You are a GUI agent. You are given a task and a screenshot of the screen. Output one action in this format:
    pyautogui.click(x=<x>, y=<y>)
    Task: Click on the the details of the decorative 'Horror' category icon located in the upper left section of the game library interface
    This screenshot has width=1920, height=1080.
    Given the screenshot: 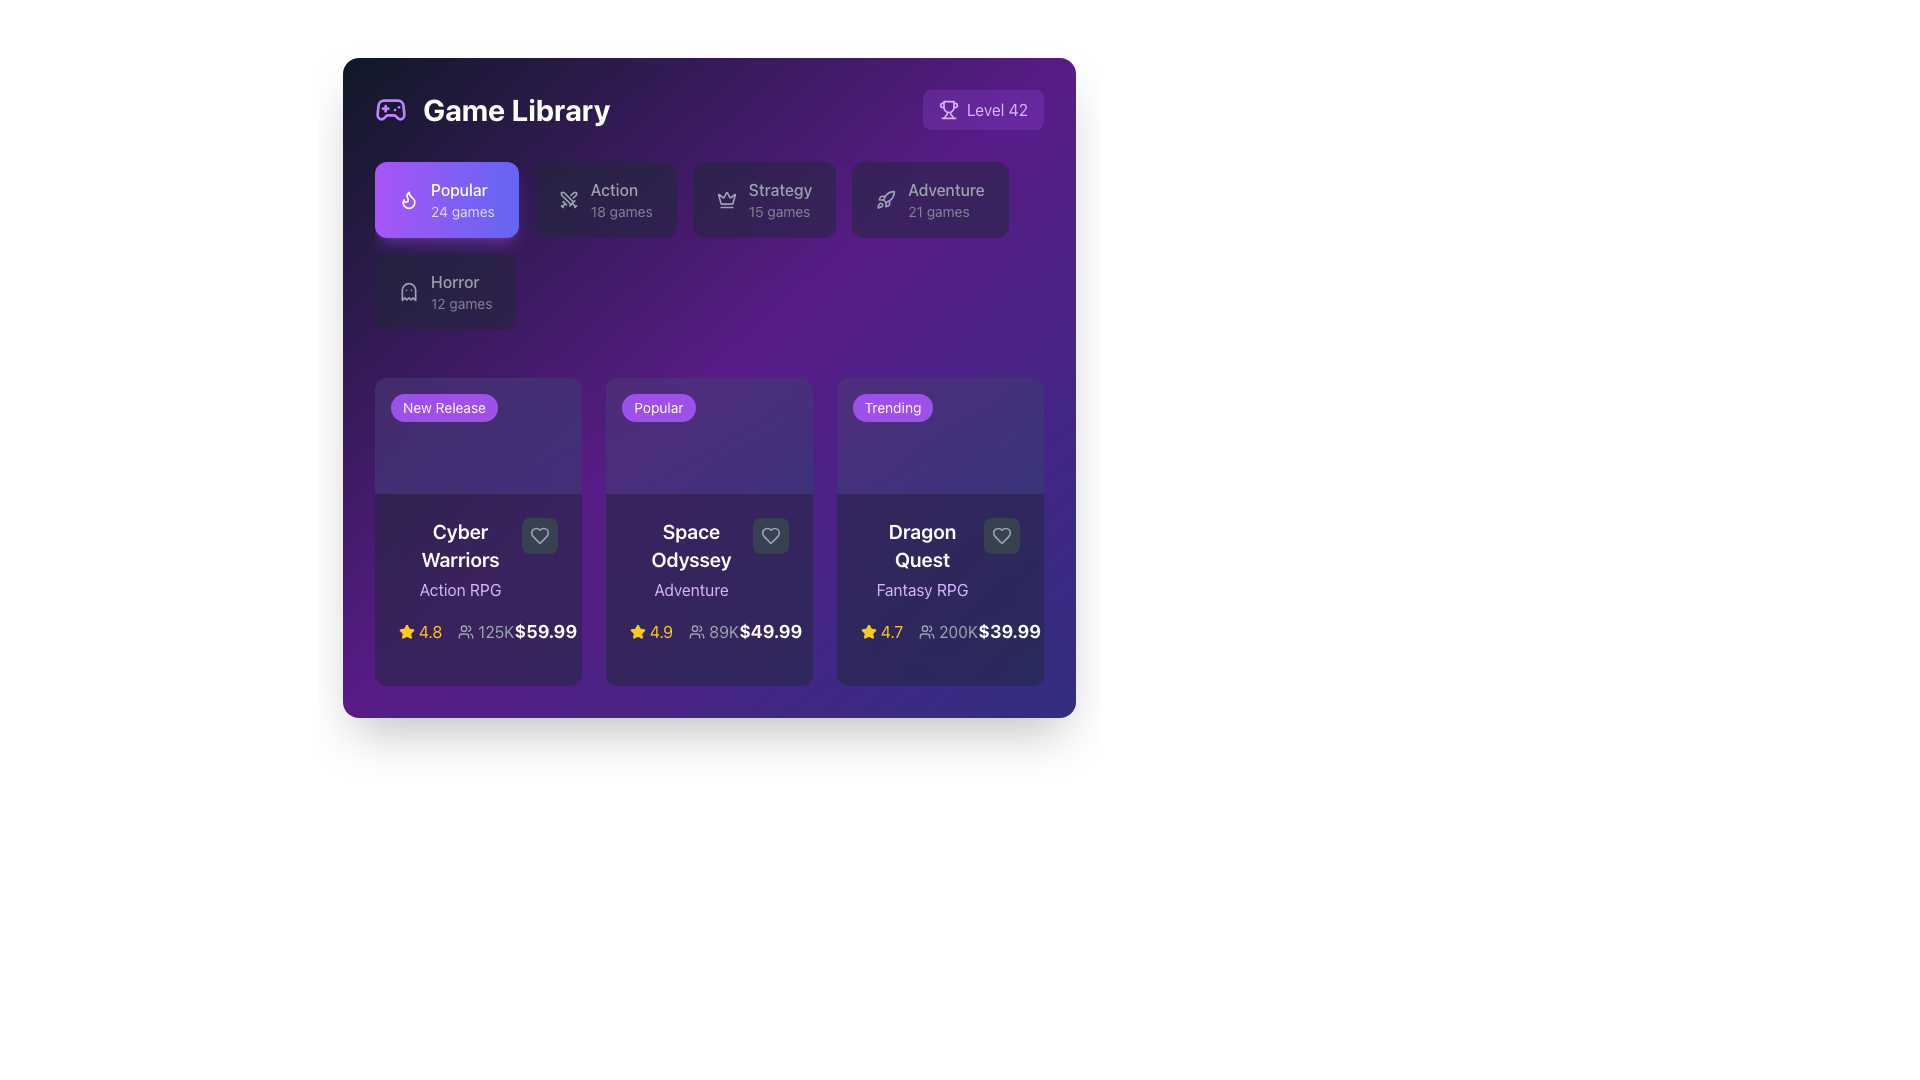 What is the action you would take?
    pyautogui.click(x=407, y=292)
    